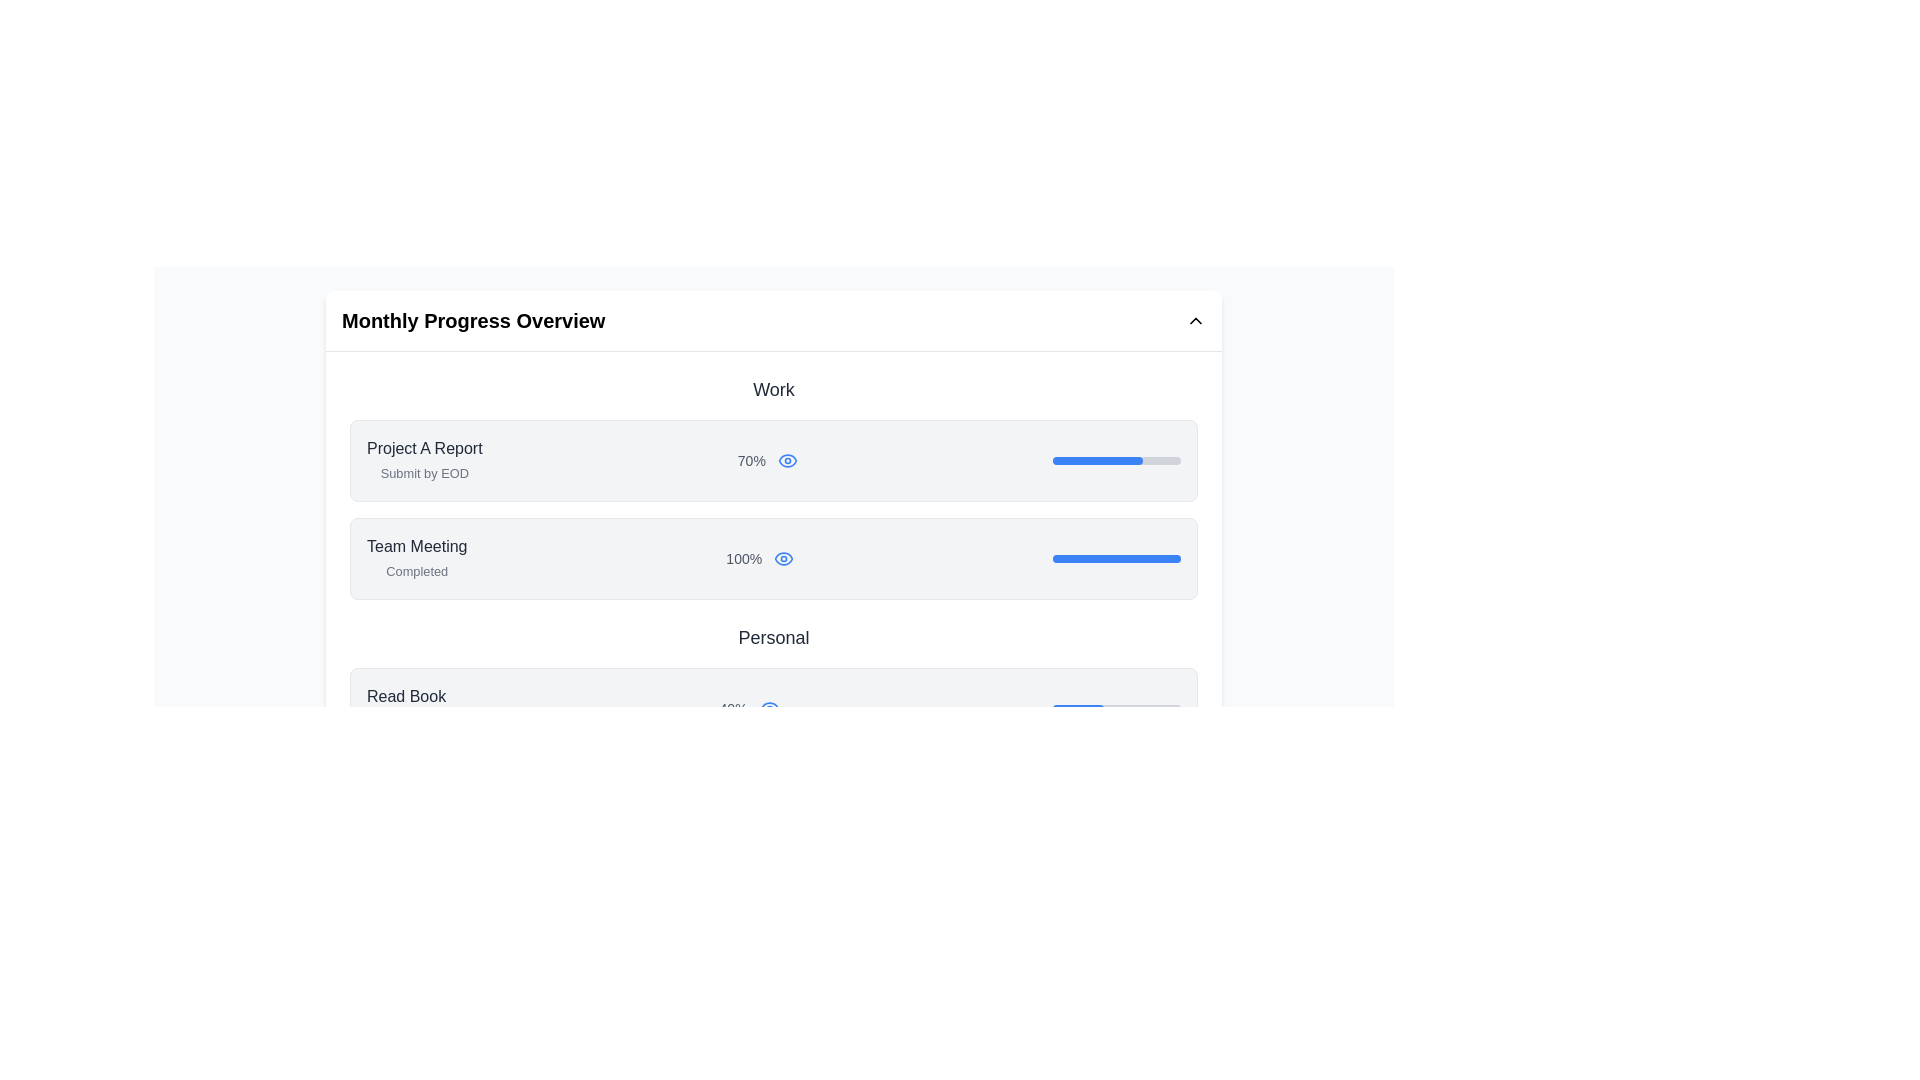 The image size is (1920, 1080). What do you see at coordinates (405, 708) in the screenshot?
I see `text displayed in the multiline textual element titled 'Read Book' showing progress as 'Chapter 5/12', located in the 'Personal' section at the bottom-left corner` at bounding box center [405, 708].